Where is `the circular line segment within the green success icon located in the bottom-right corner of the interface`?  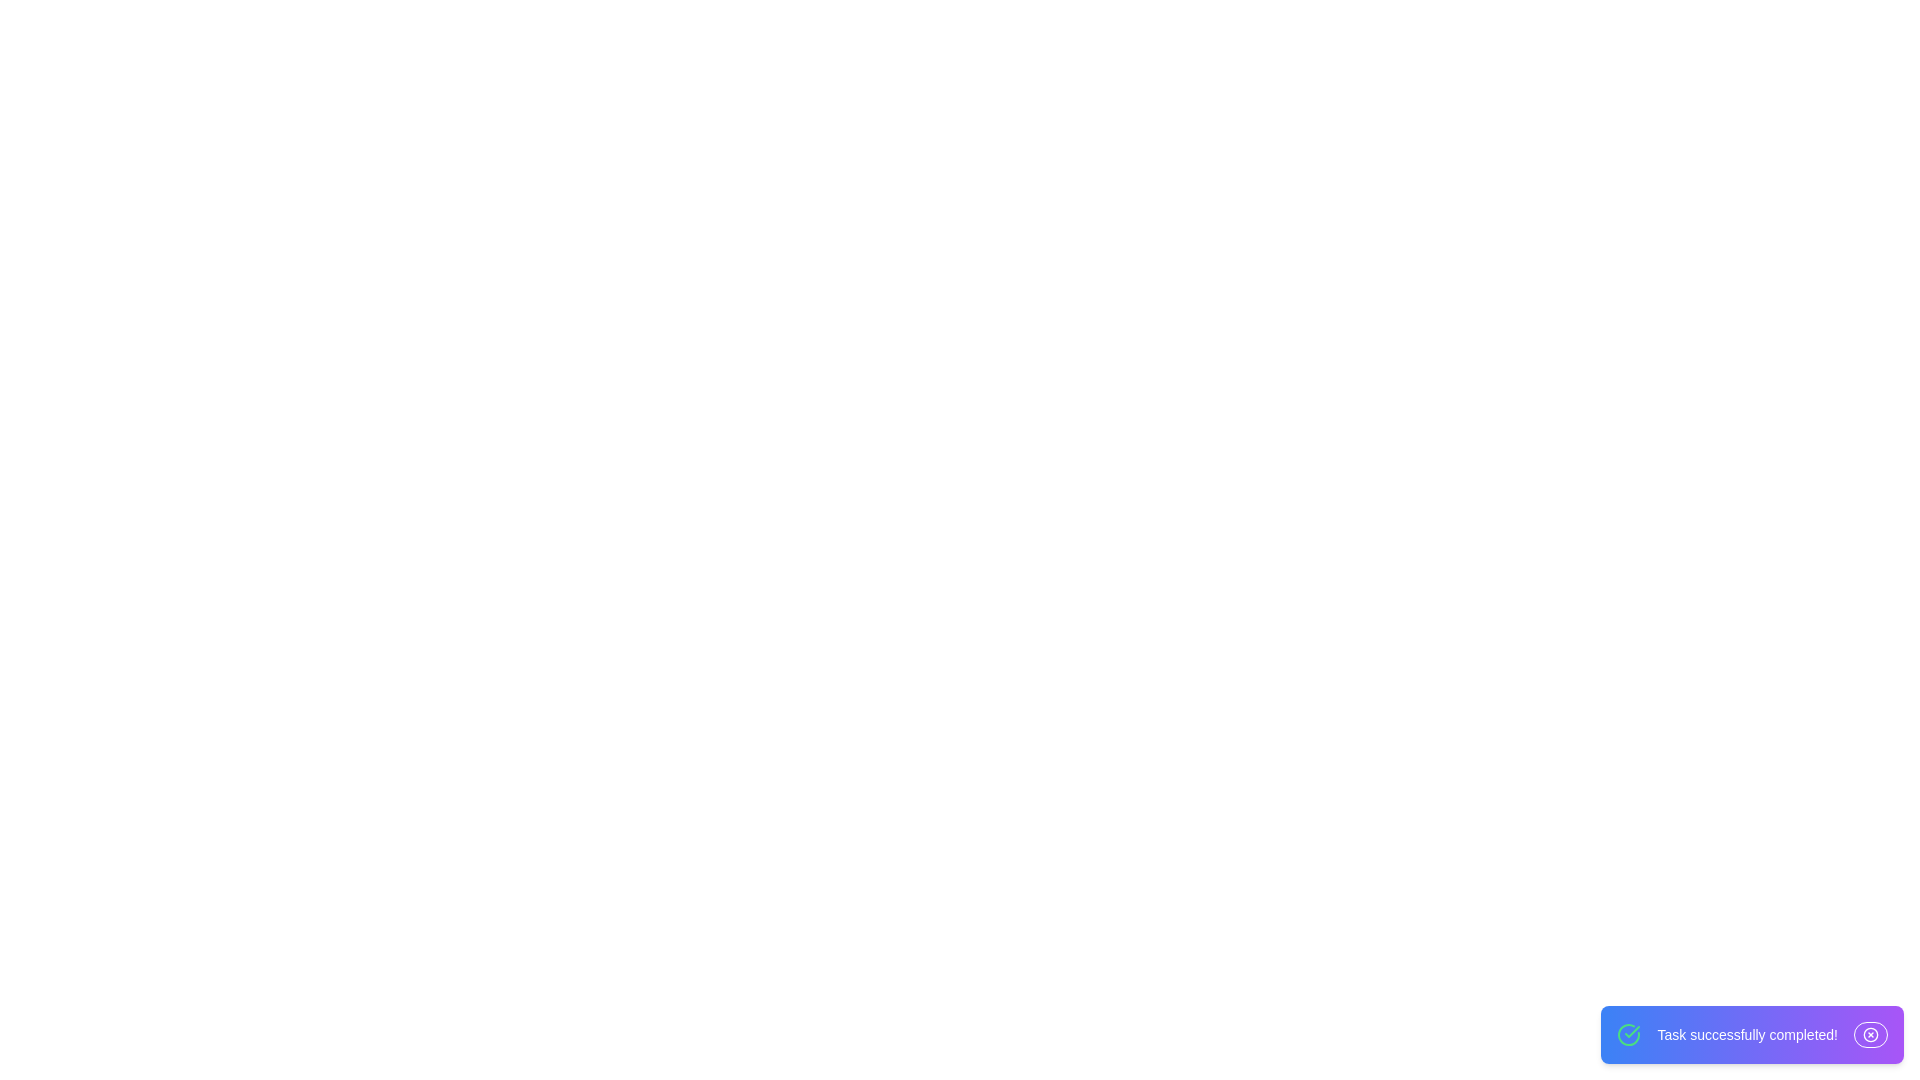
the circular line segment within the green success icon located in the bottom-right corner of the interface is located at coordinates (1629, 1034).